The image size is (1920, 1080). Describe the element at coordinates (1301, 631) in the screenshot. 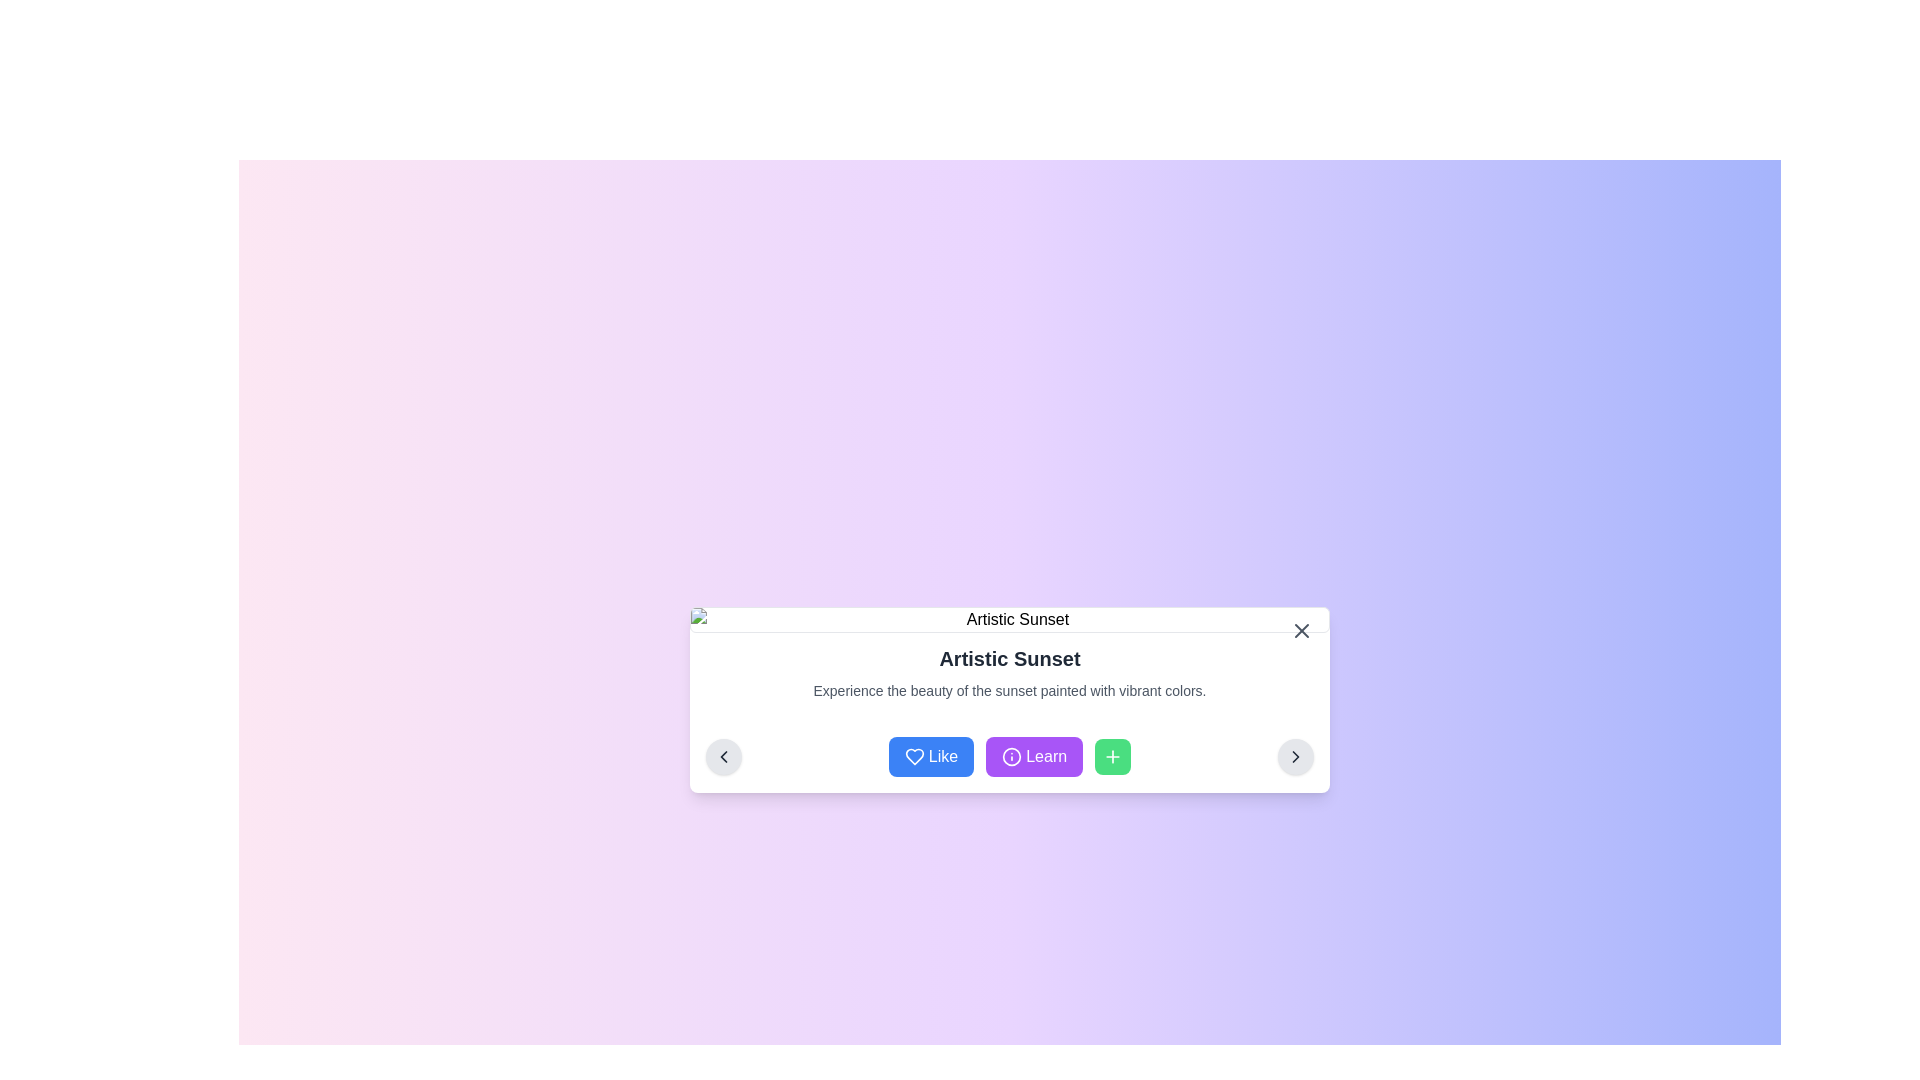

I see `the gray 'X' button located at the top right corner of the 'Artistic Sunset' card` at that location.